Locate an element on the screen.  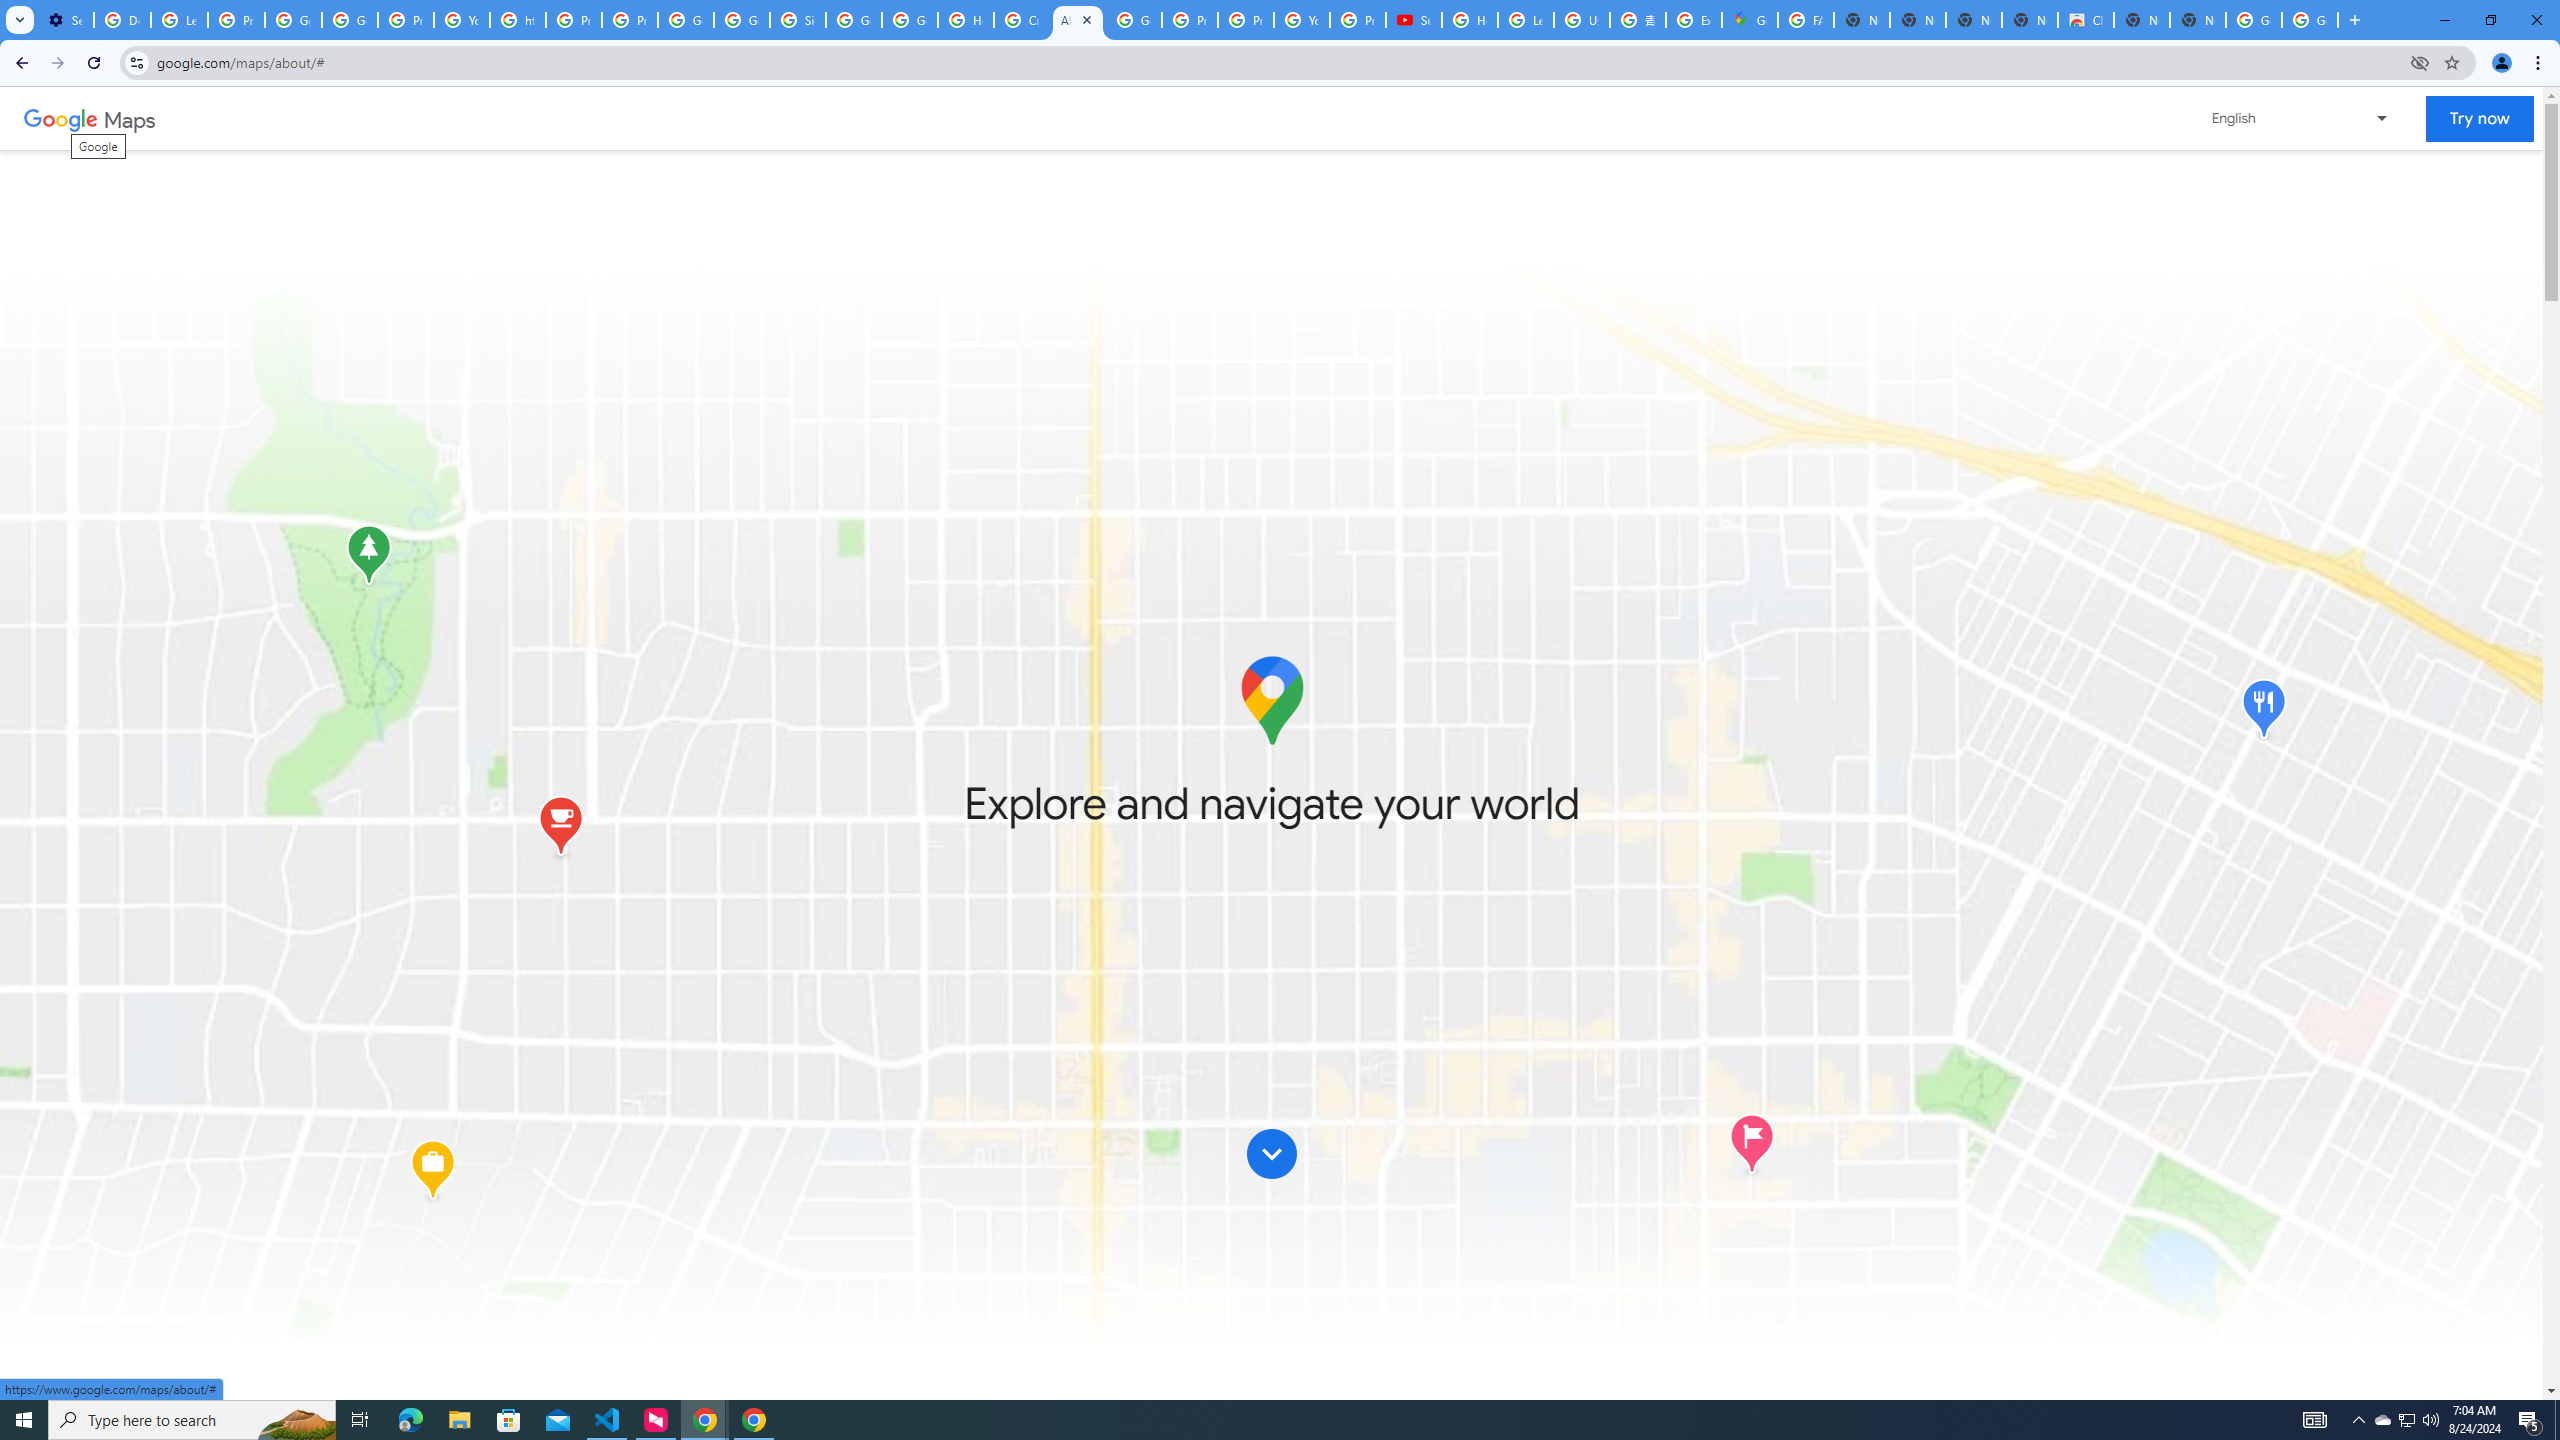
'Third-party cookies blocked' is located at coordinates (2420, 61).